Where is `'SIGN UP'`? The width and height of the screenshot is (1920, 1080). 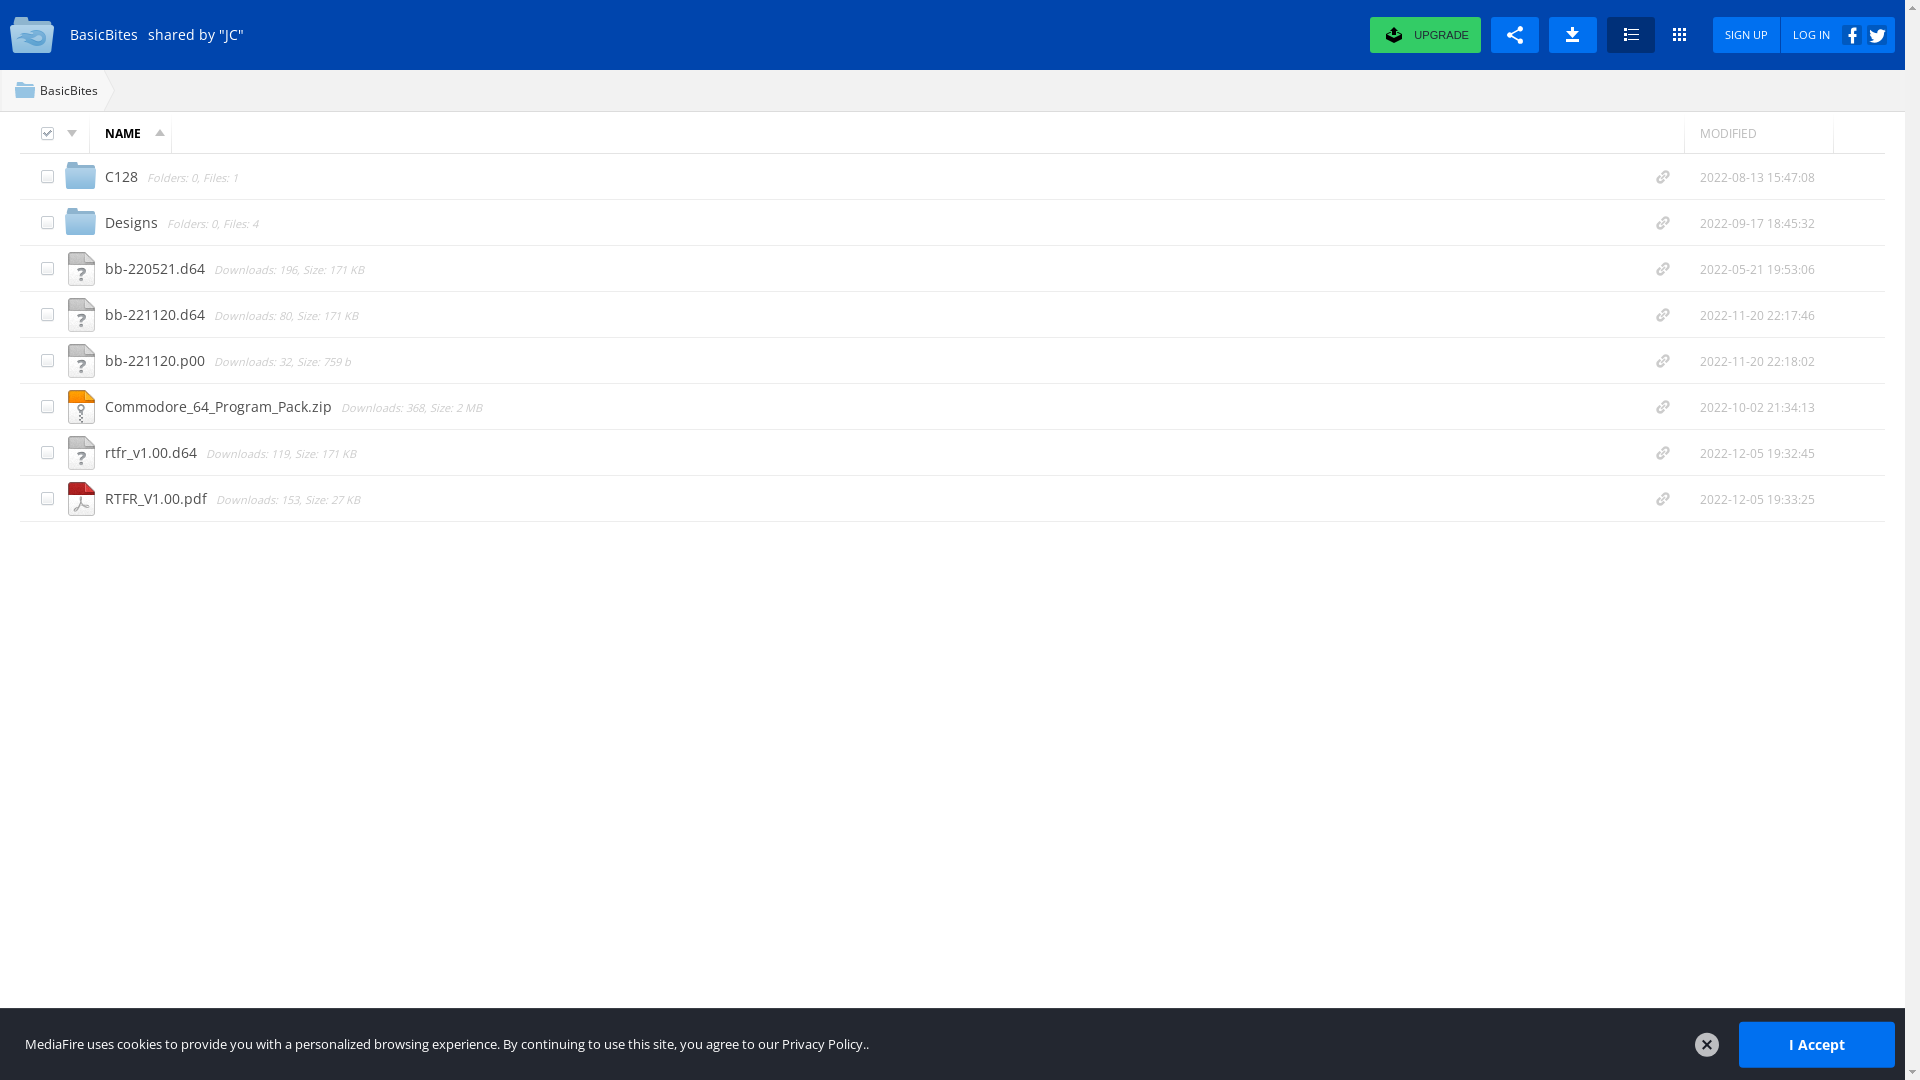
'SIGN UP' is located at coordinates (1746, 34).